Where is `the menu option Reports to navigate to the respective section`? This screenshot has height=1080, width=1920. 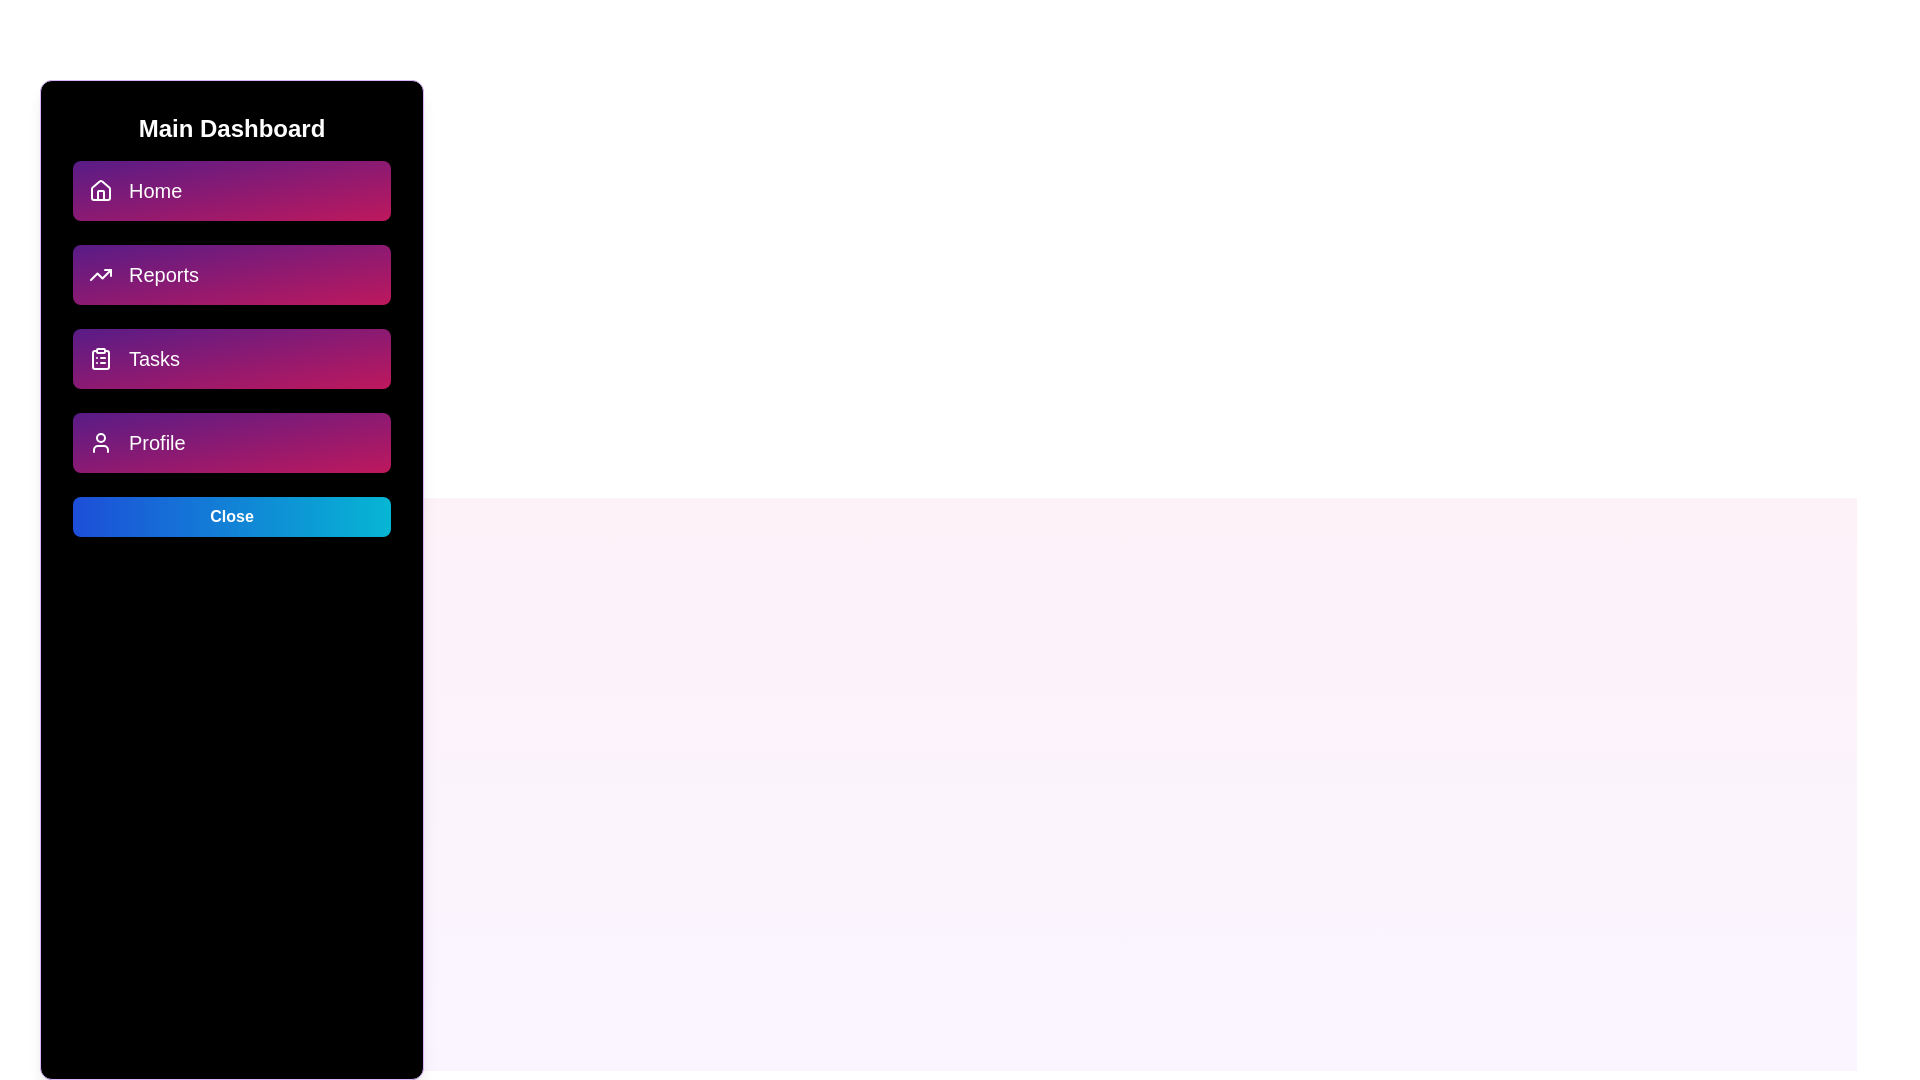 the menu option Reports to navigate to the respective section is located at coordinates (231, 274).